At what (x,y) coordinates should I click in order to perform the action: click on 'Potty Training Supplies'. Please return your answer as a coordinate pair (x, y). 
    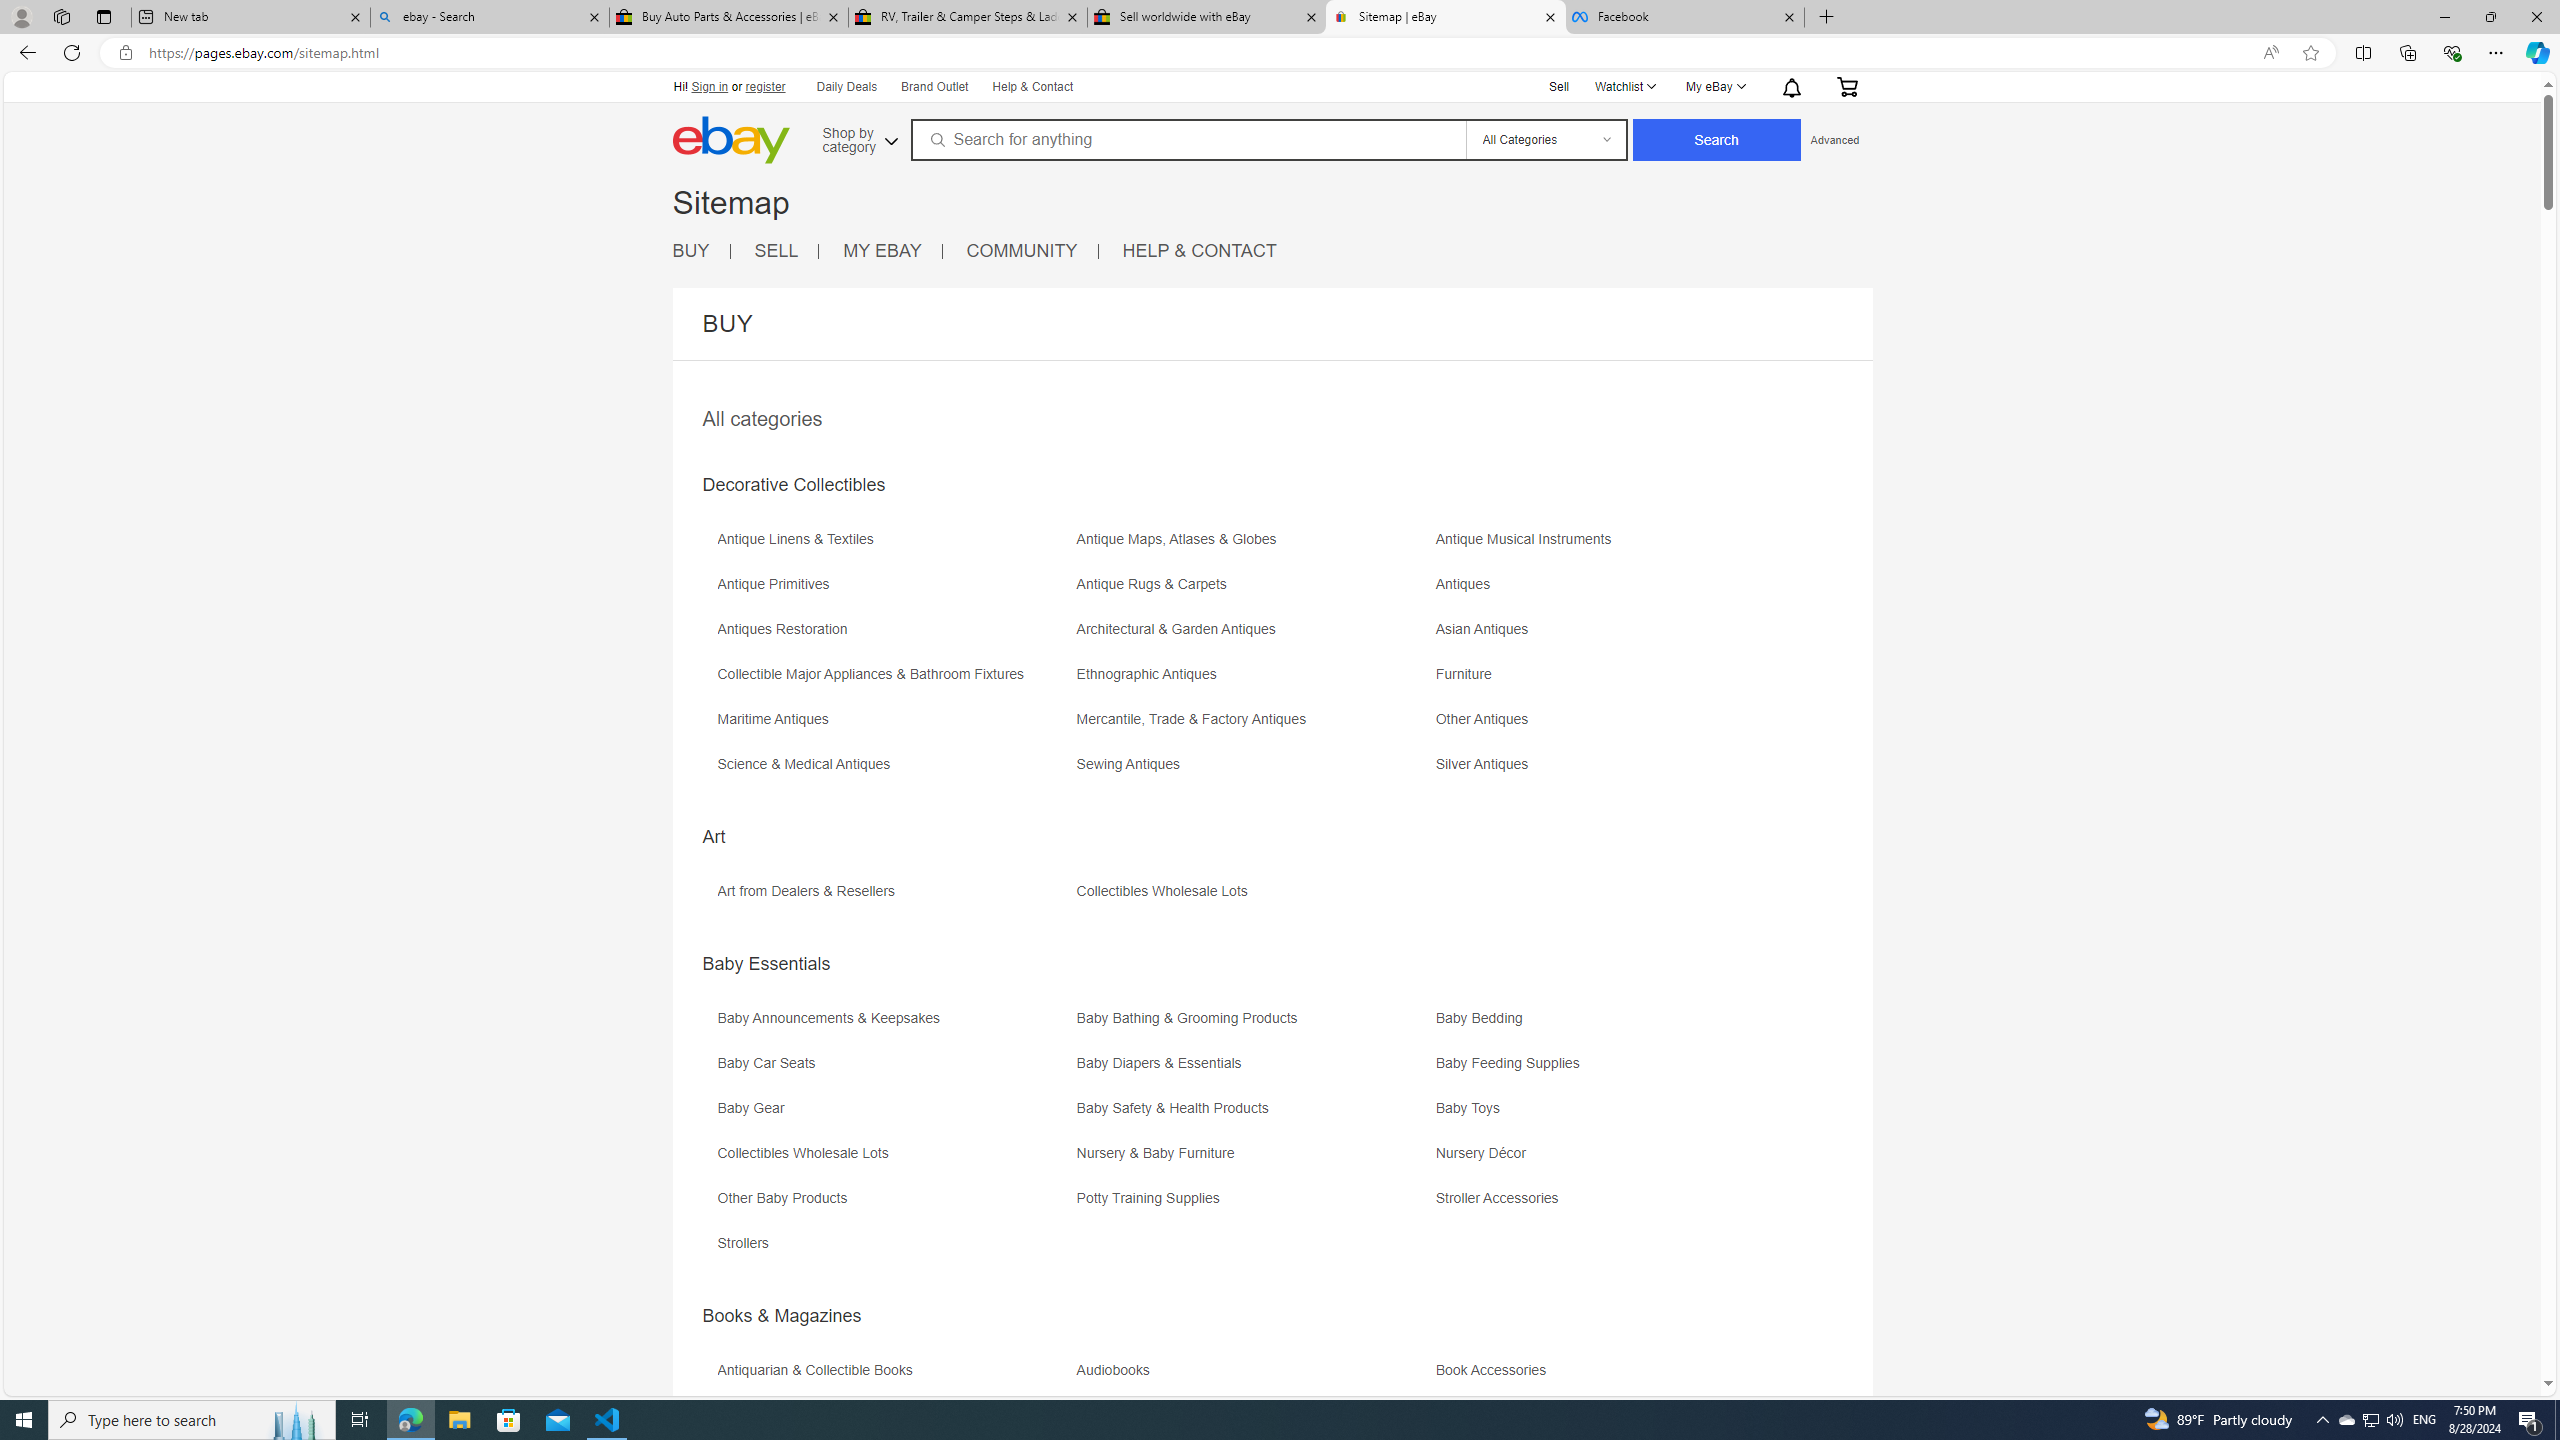
    Looking at the image, I should click on (1252, 1205).